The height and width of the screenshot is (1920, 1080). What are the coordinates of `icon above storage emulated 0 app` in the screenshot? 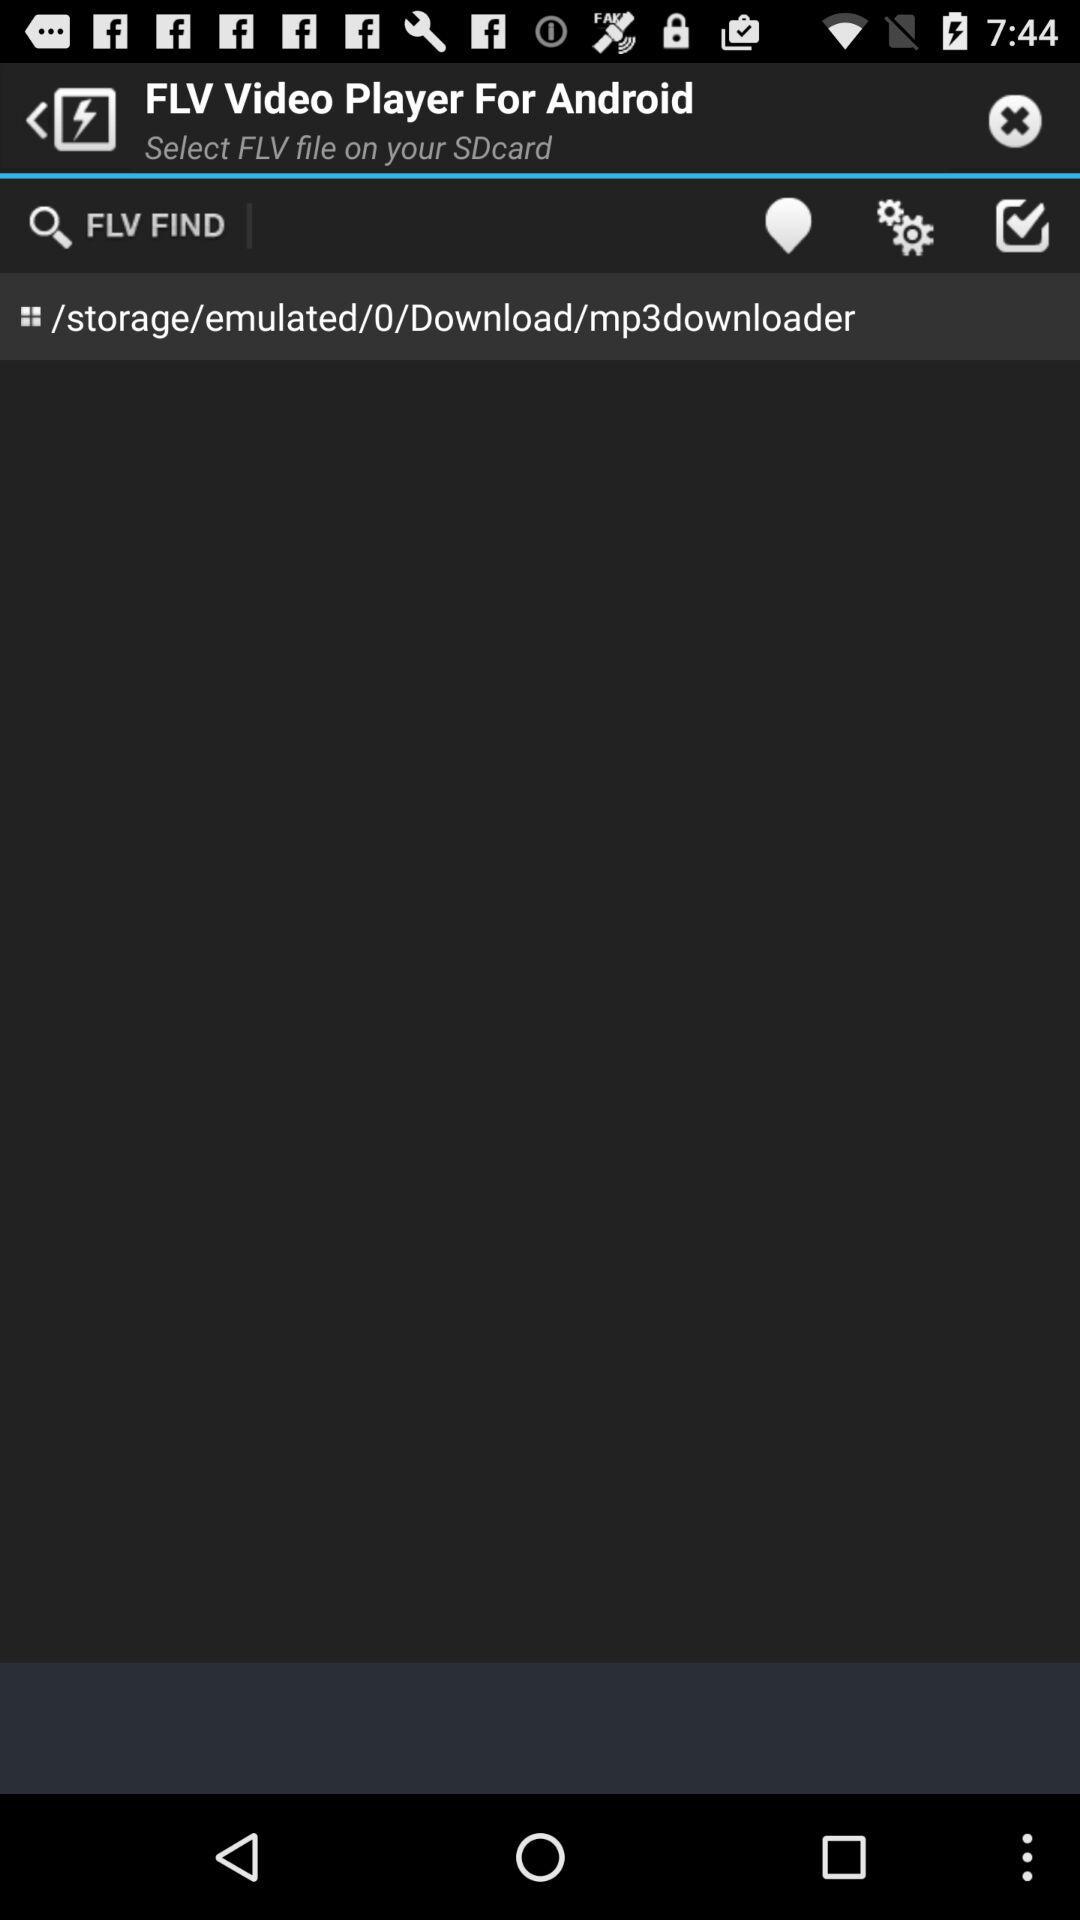 It's located at (786, 225).